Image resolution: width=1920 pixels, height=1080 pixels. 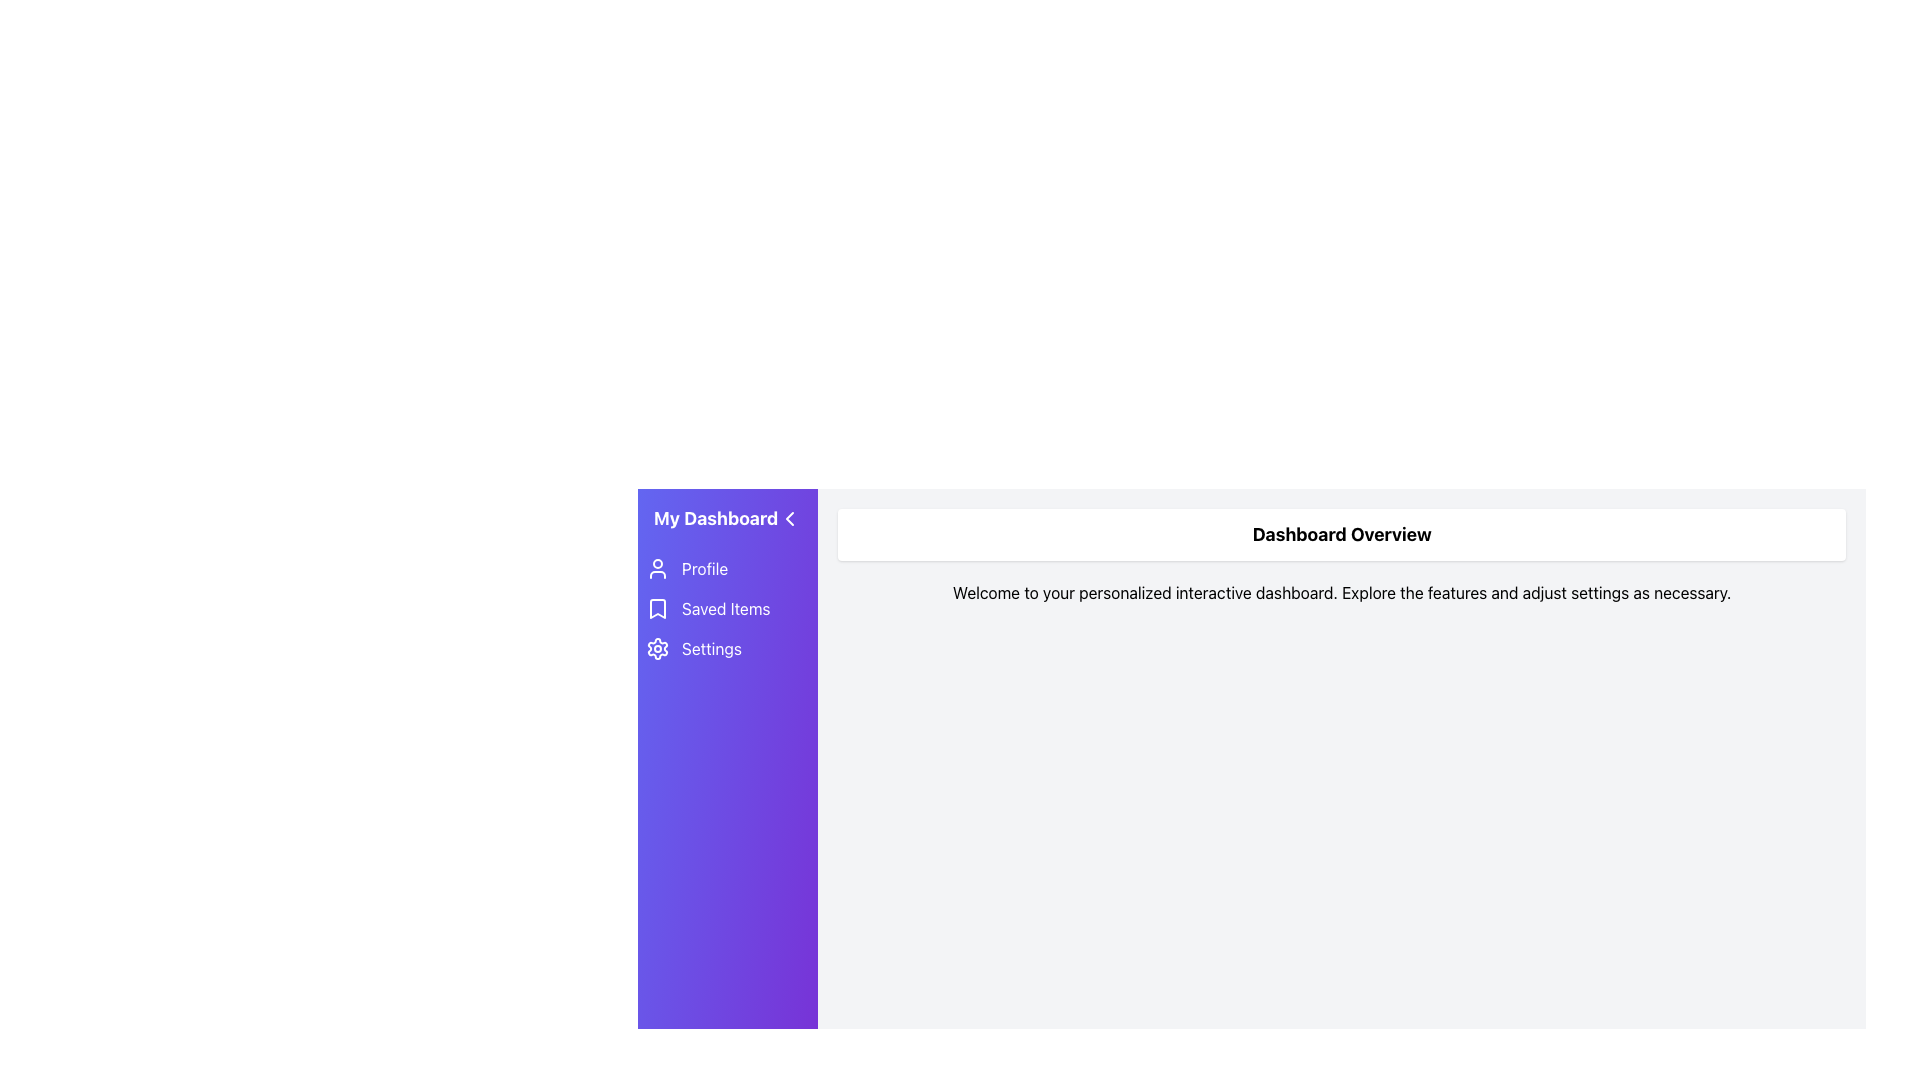 What do you see at coordinates (657, 648) in the screenshot?
I see `the 'Settings' icon located at the bottom section of the navigation sidebar under 'Saved Items'` at bounding box center [657, 648].